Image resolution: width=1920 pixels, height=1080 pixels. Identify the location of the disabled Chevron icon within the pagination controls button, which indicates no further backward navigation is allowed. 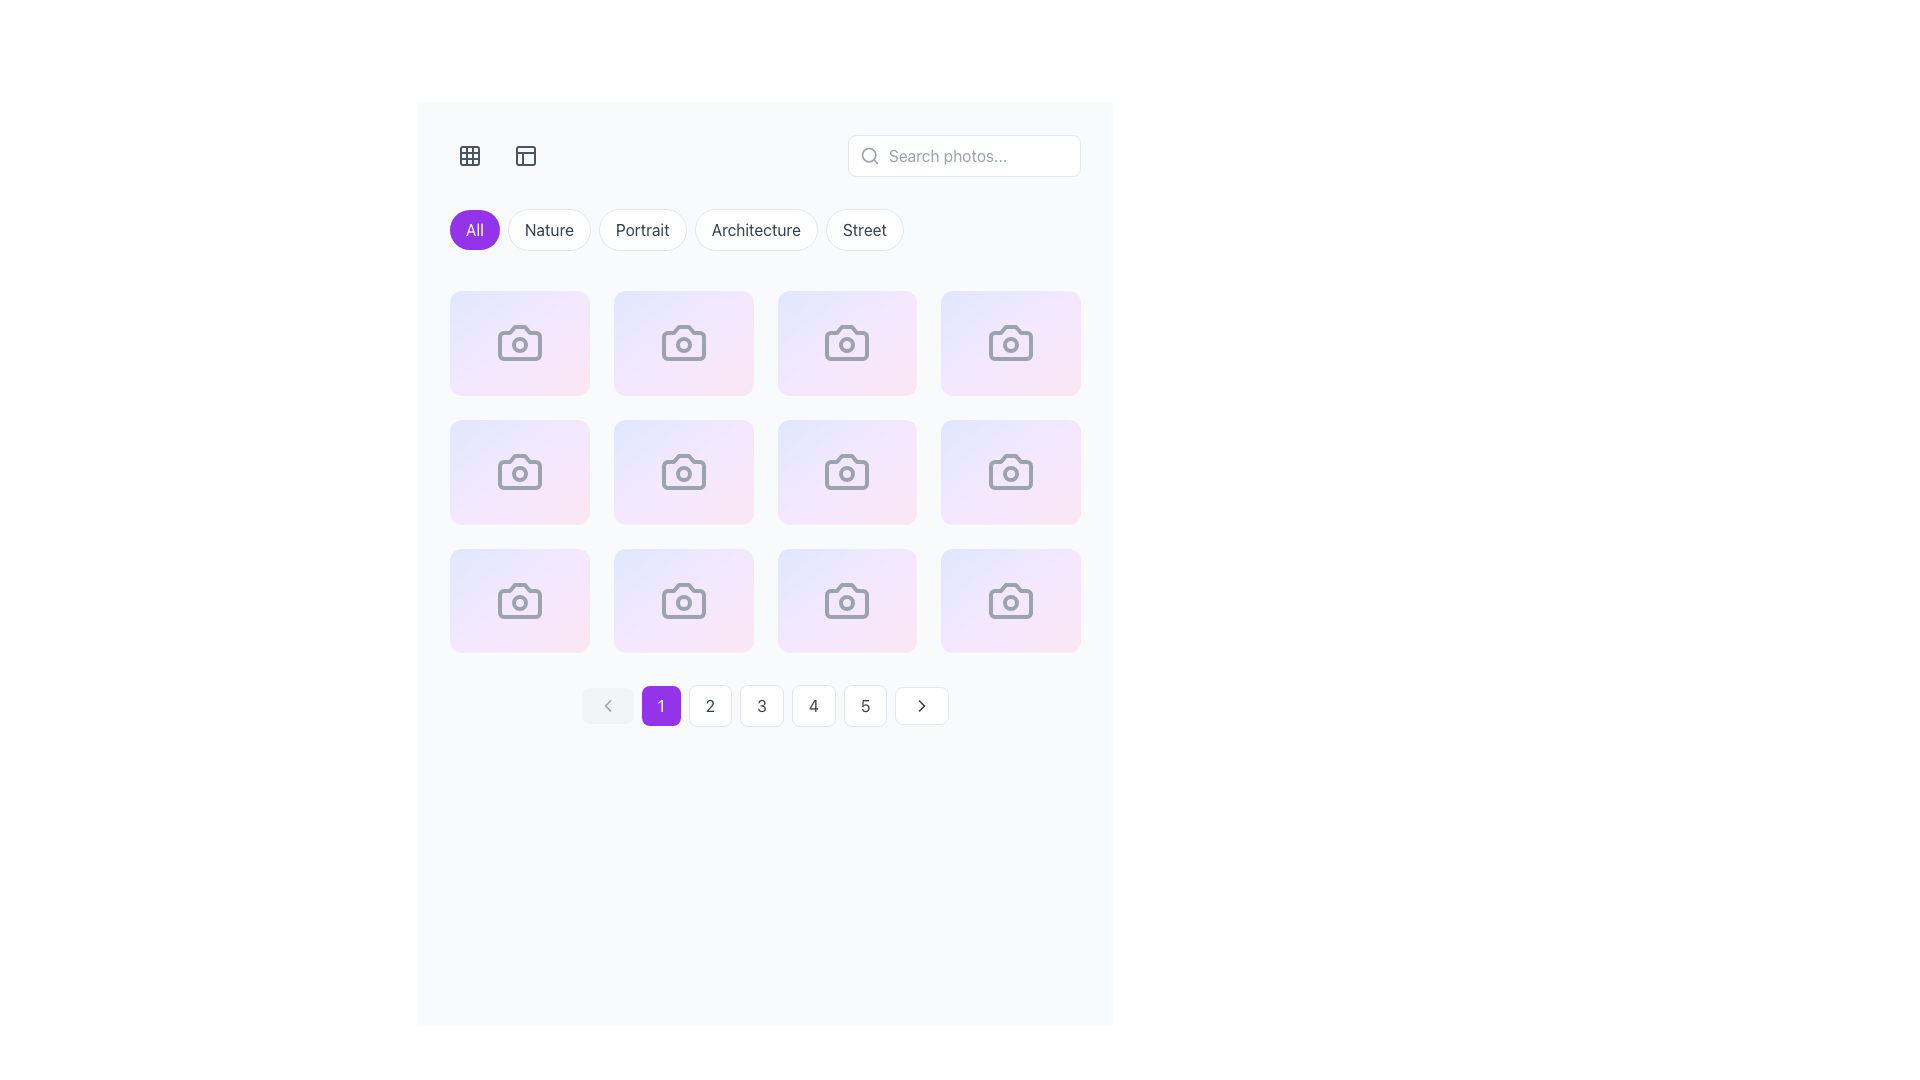
(606, 705).